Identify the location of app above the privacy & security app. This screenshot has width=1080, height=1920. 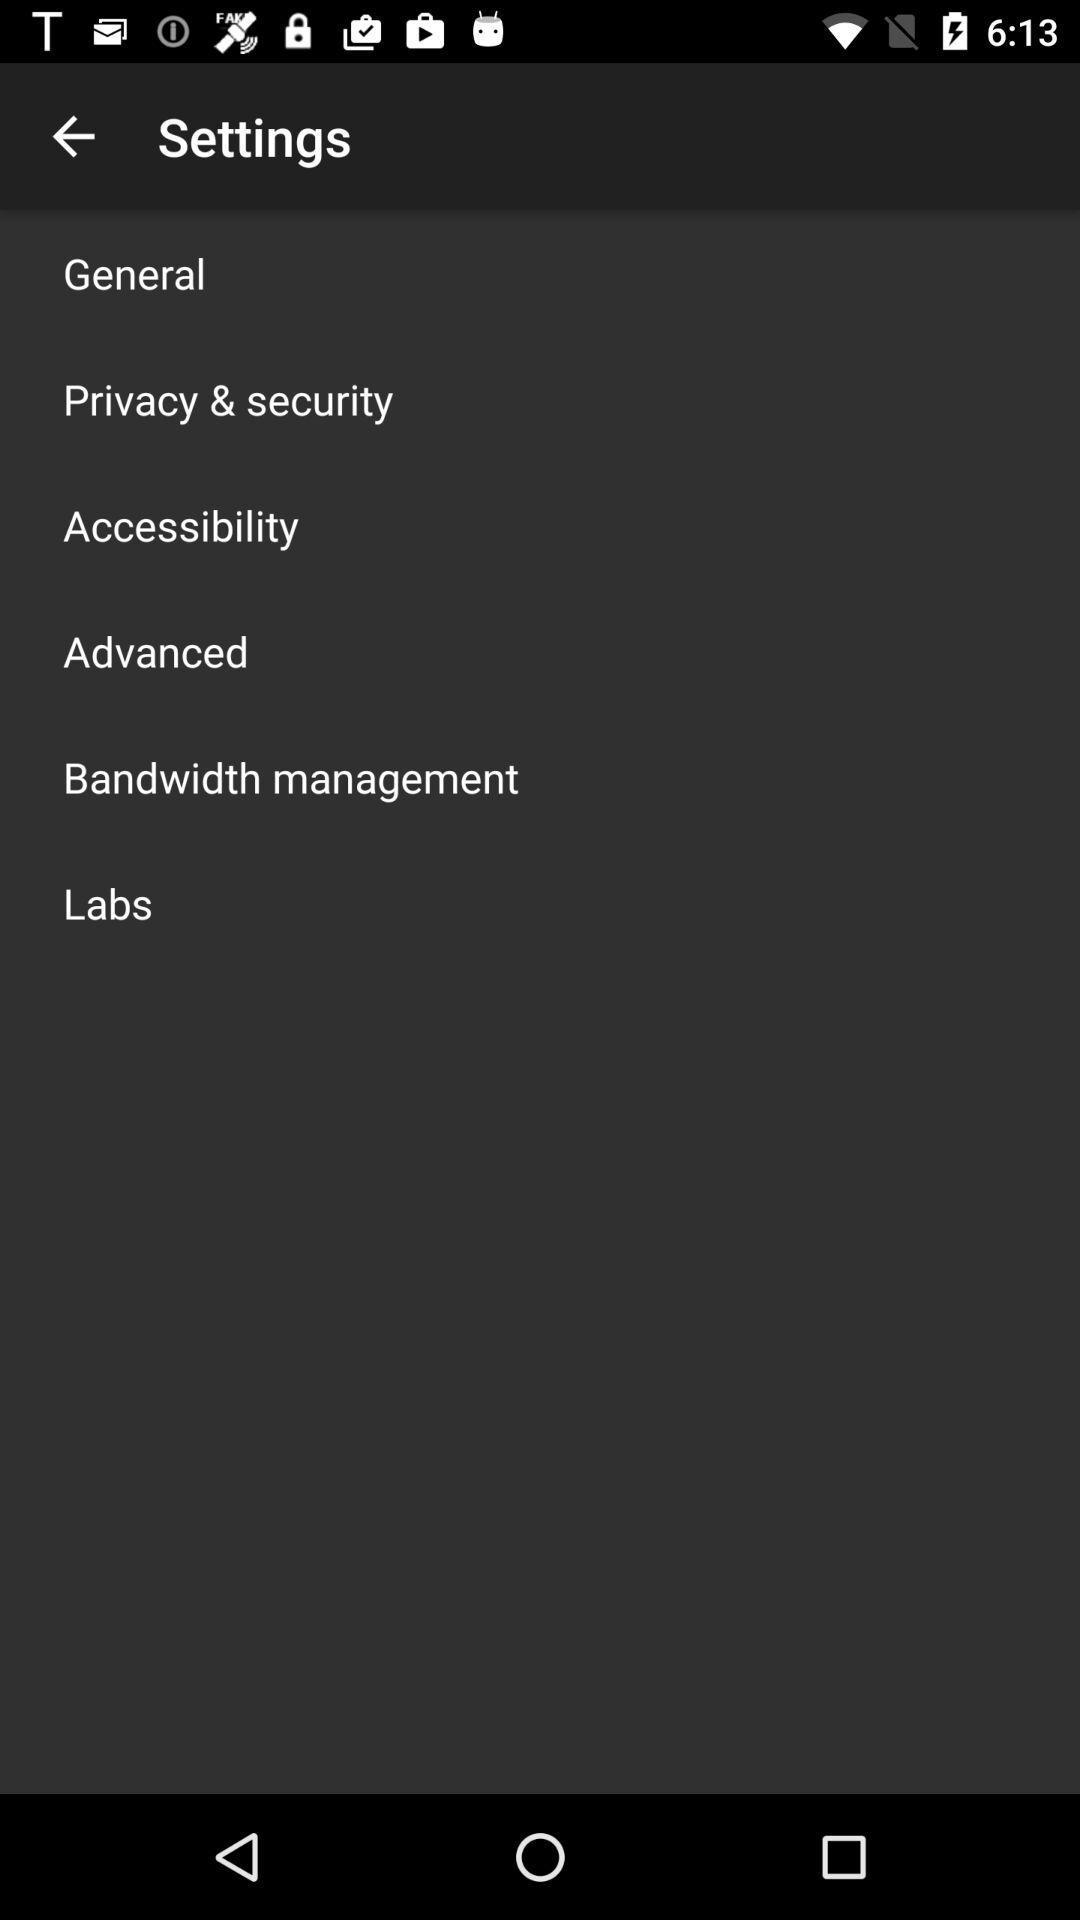
(134, 272).